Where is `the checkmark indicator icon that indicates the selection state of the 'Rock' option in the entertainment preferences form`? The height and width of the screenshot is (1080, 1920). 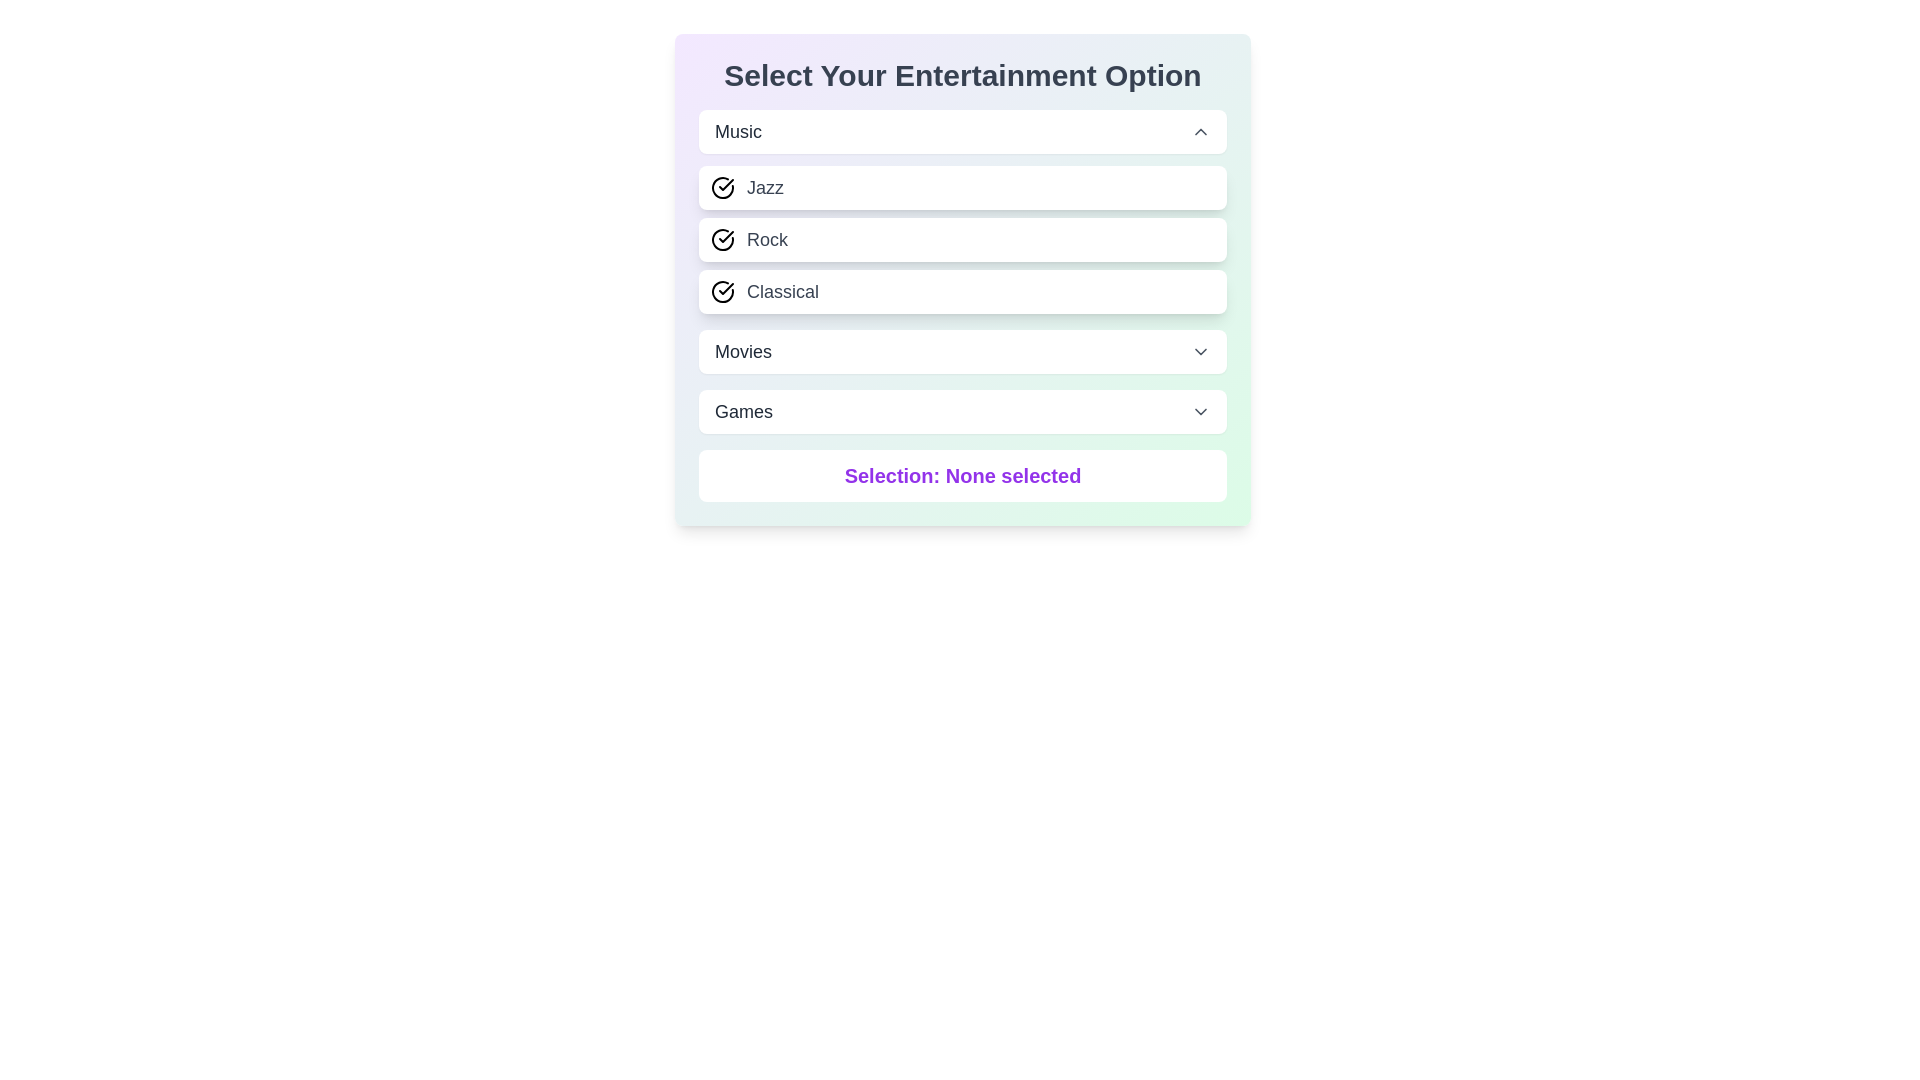
the checkmark indicator icon that indicates the selection state of the 'Rock' option in the entertainment preferences form is located at coordinates (722, 238).